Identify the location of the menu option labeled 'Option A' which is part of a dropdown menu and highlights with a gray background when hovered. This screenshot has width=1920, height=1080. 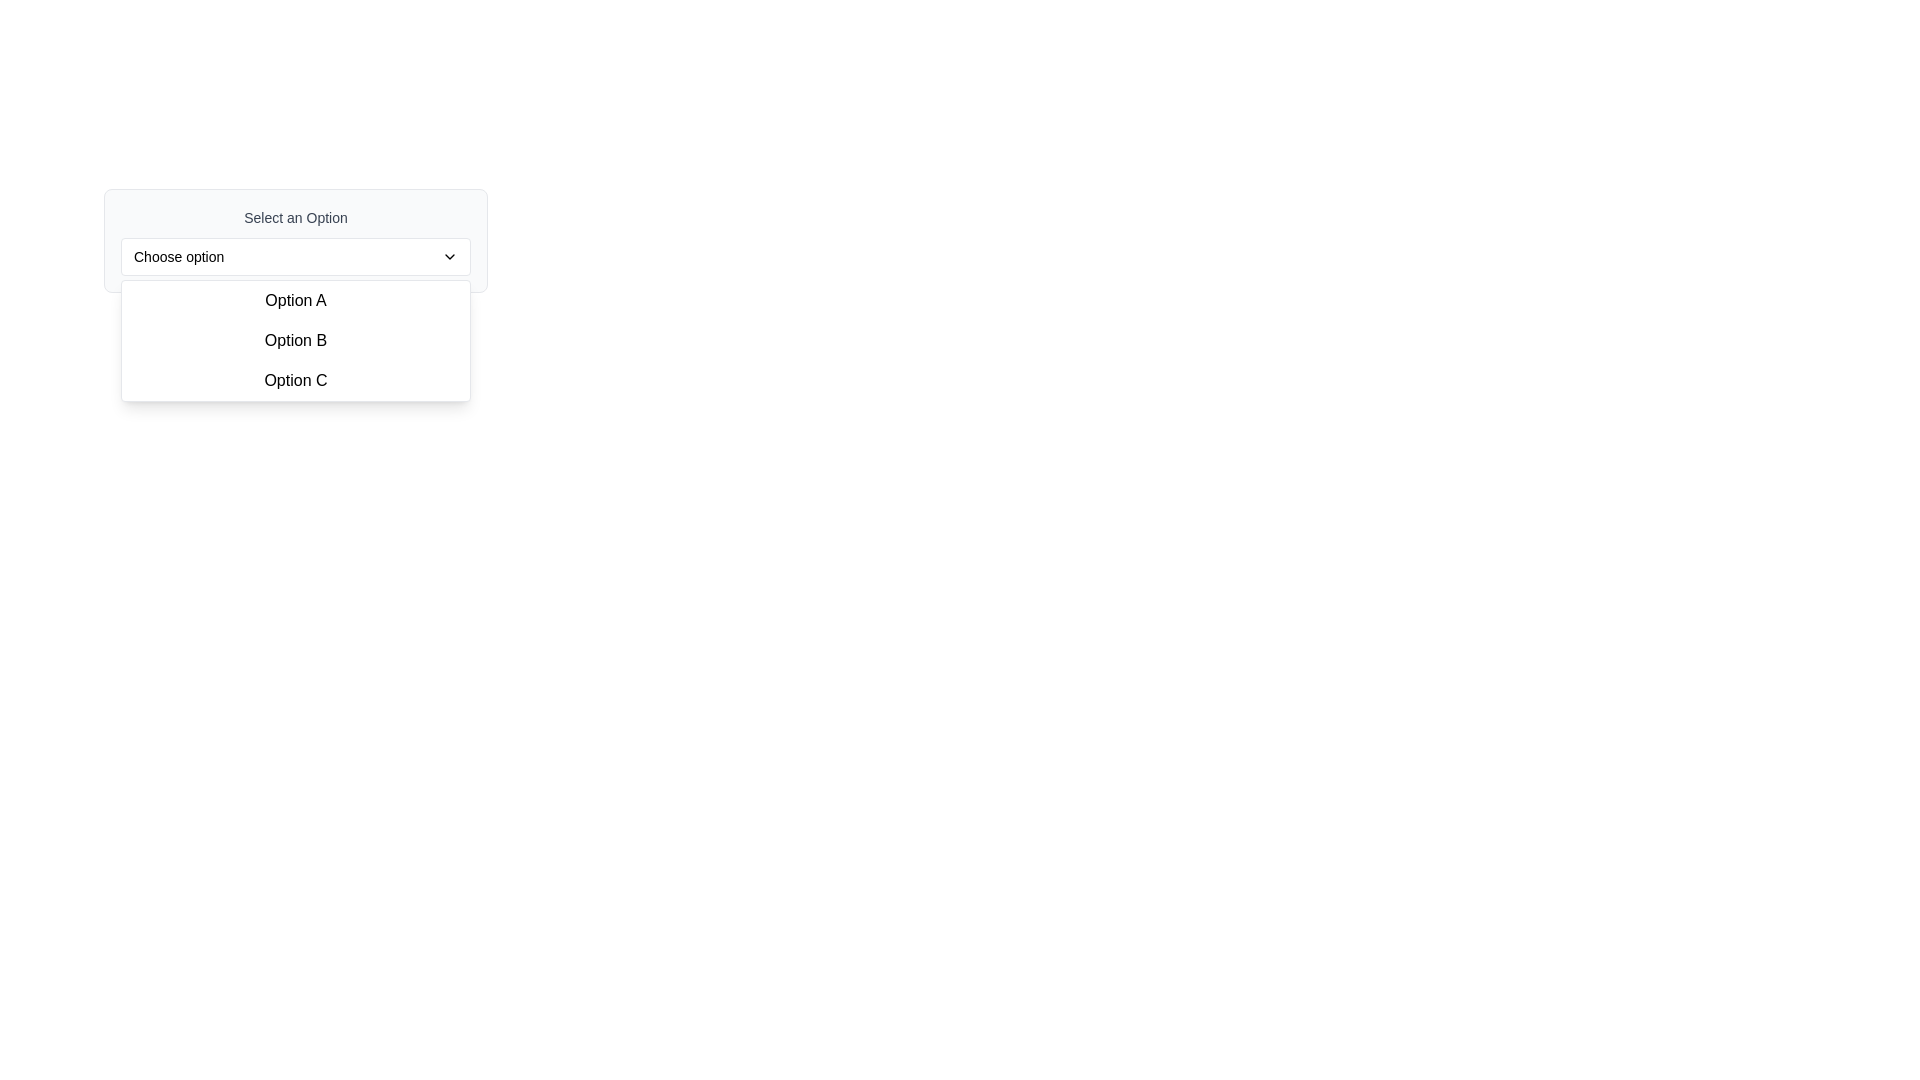
(295, 300).